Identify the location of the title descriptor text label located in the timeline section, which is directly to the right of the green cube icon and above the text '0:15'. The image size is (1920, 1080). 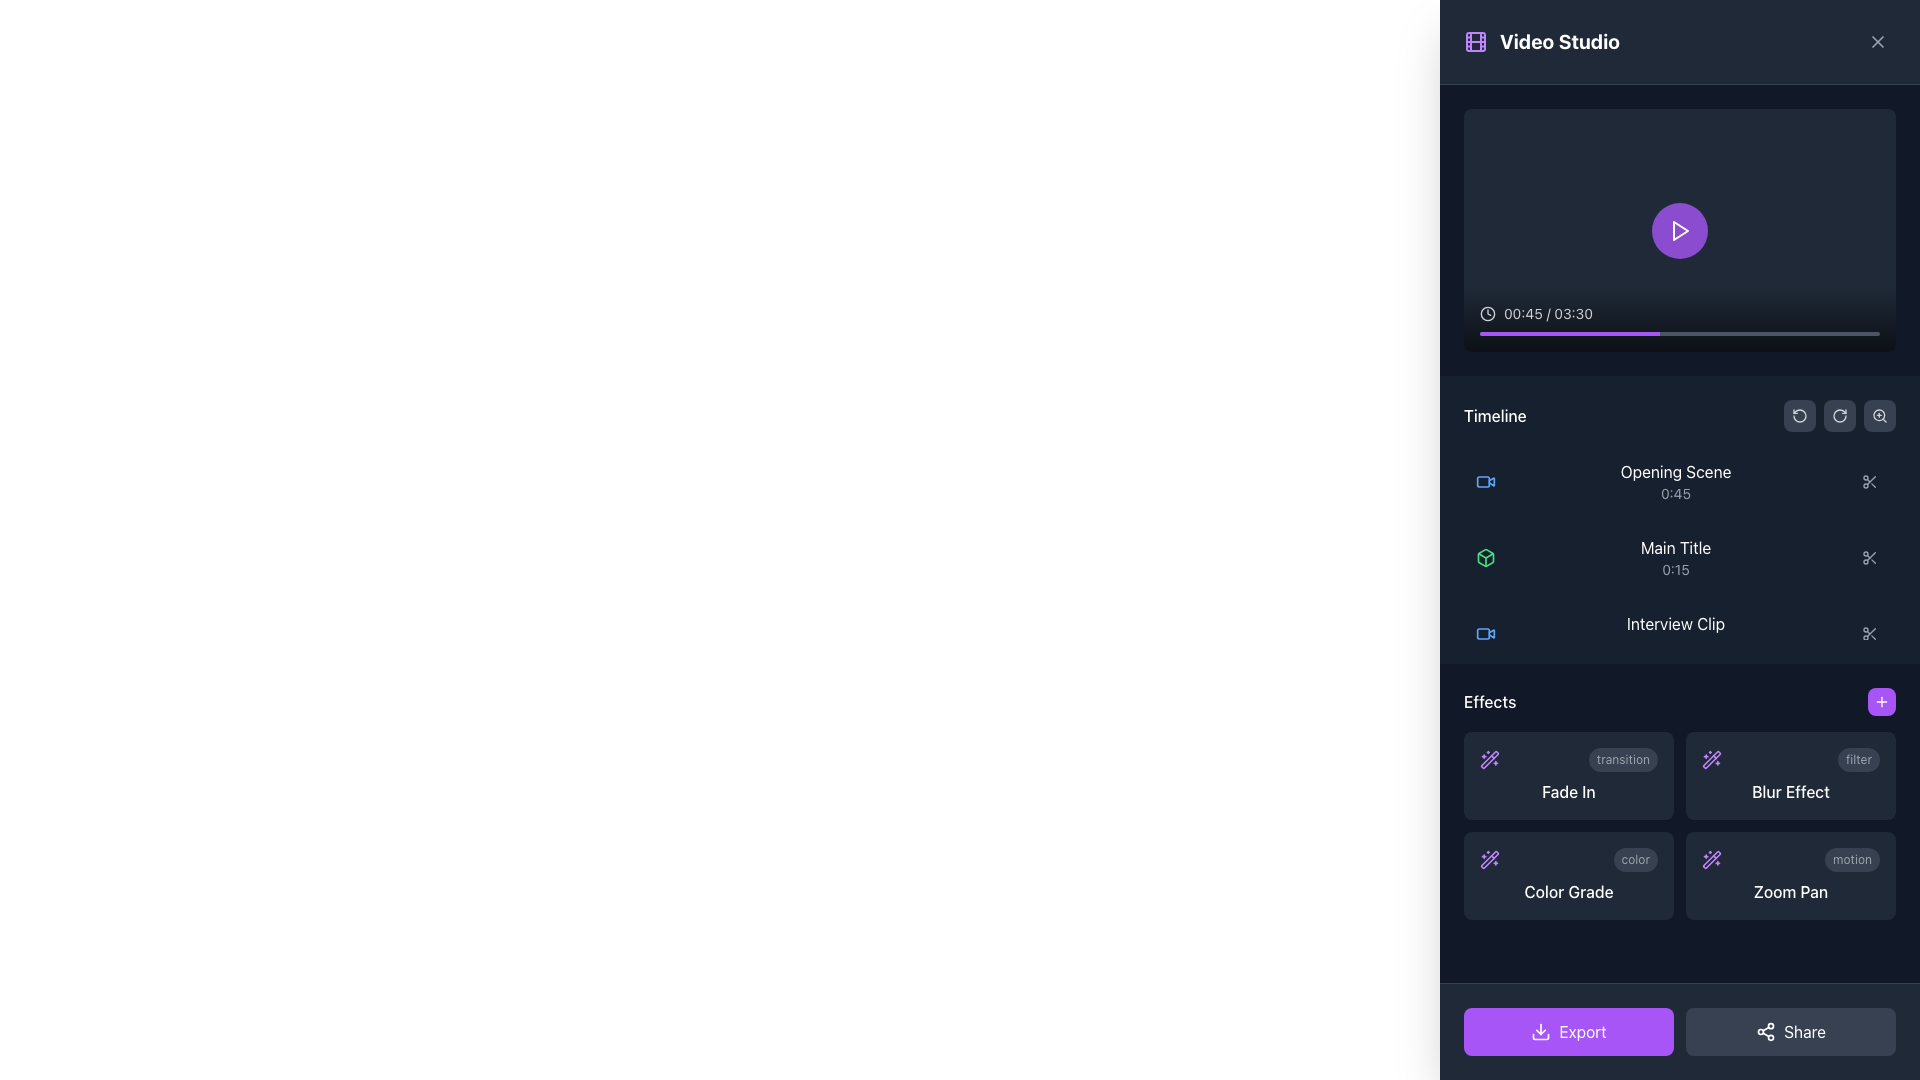
(1675, 547).